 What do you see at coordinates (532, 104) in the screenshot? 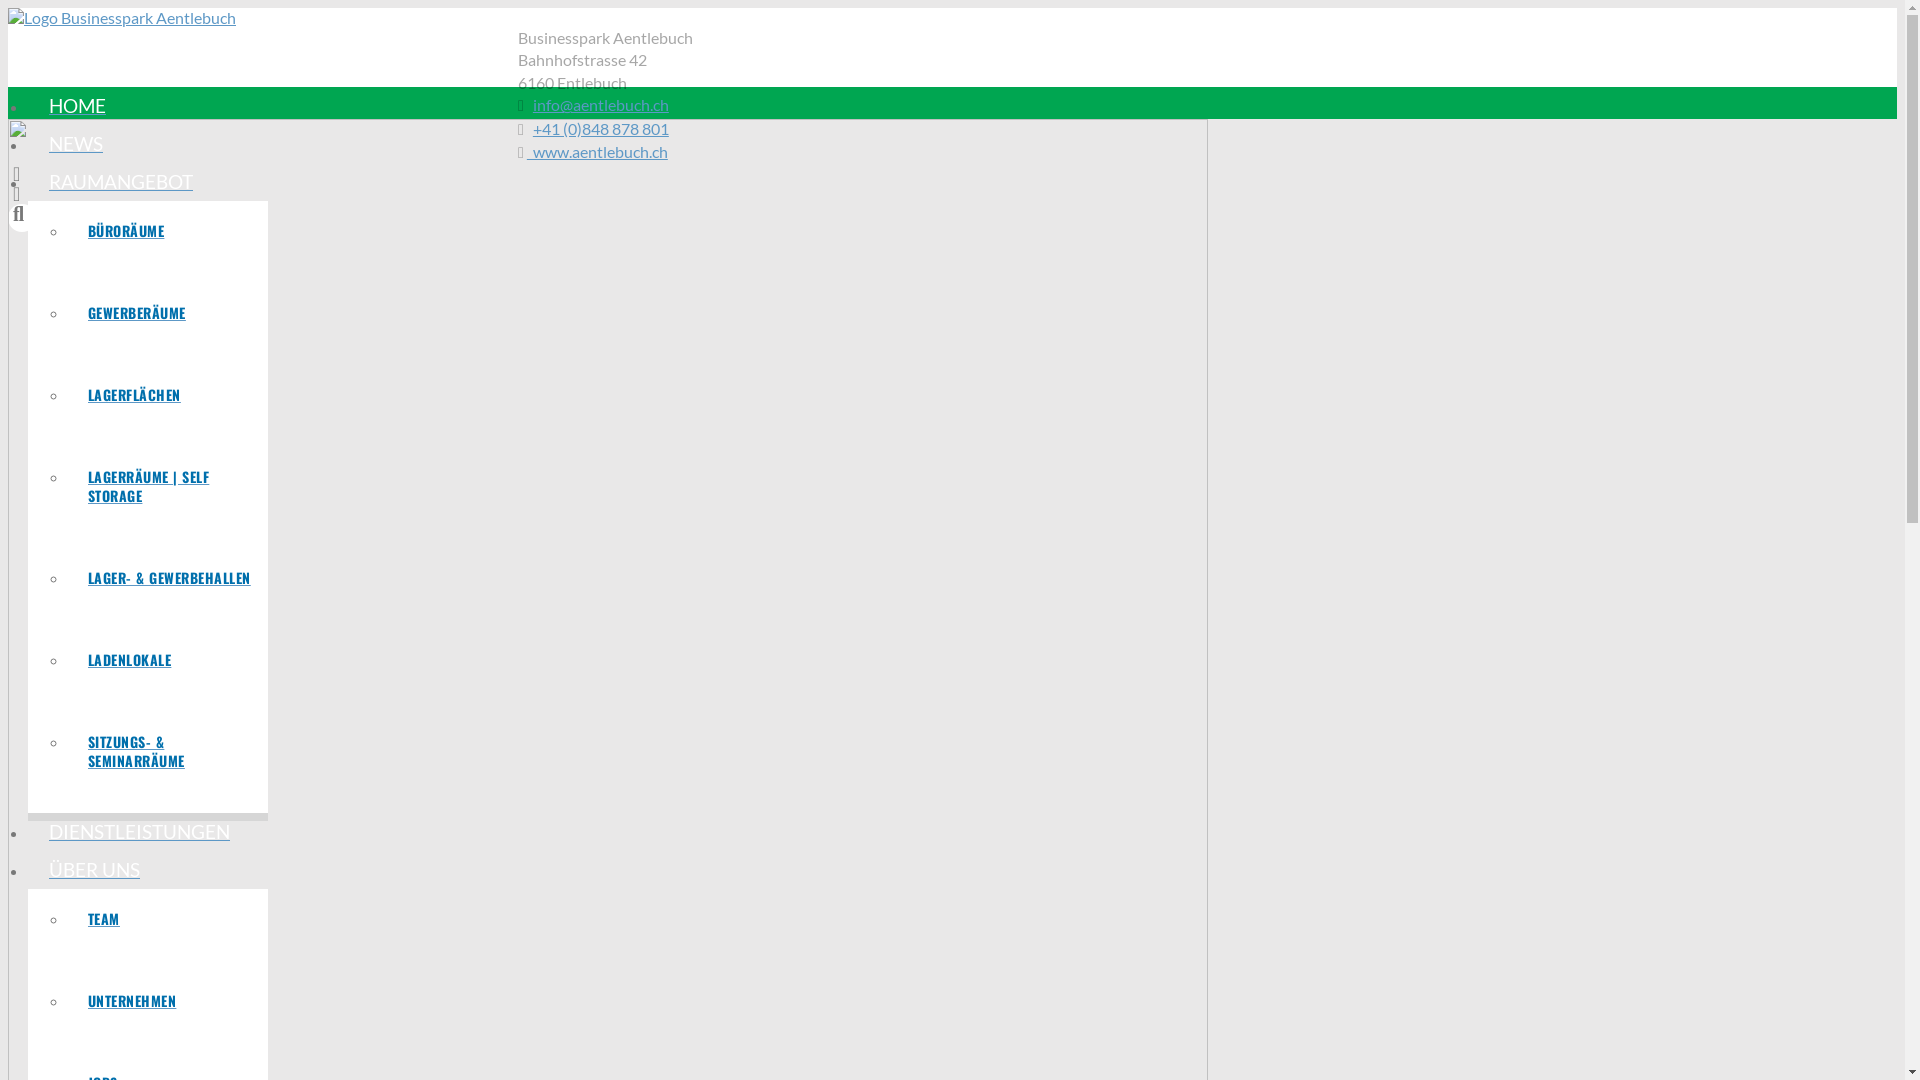
I see `'info@aentlebuch.ch'` at bounding box center [532, 104].